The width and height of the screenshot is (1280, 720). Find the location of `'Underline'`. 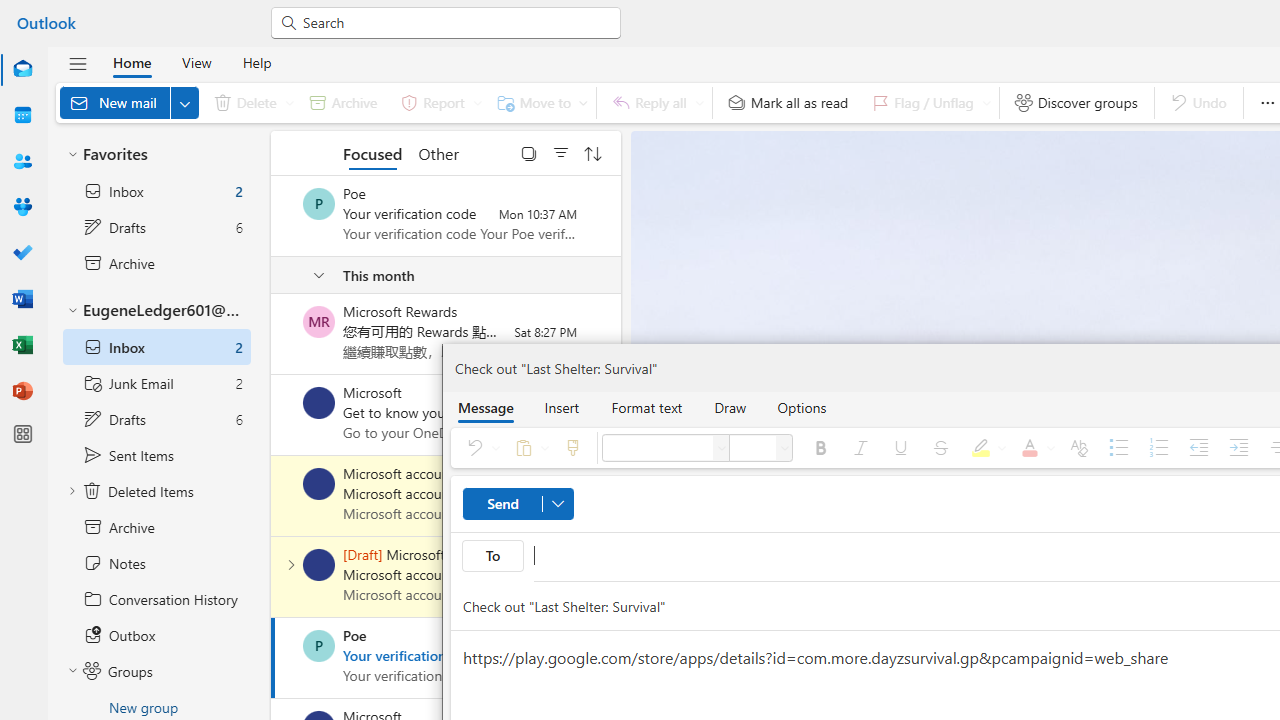

'Underline' is located at coordinates (900, 446).